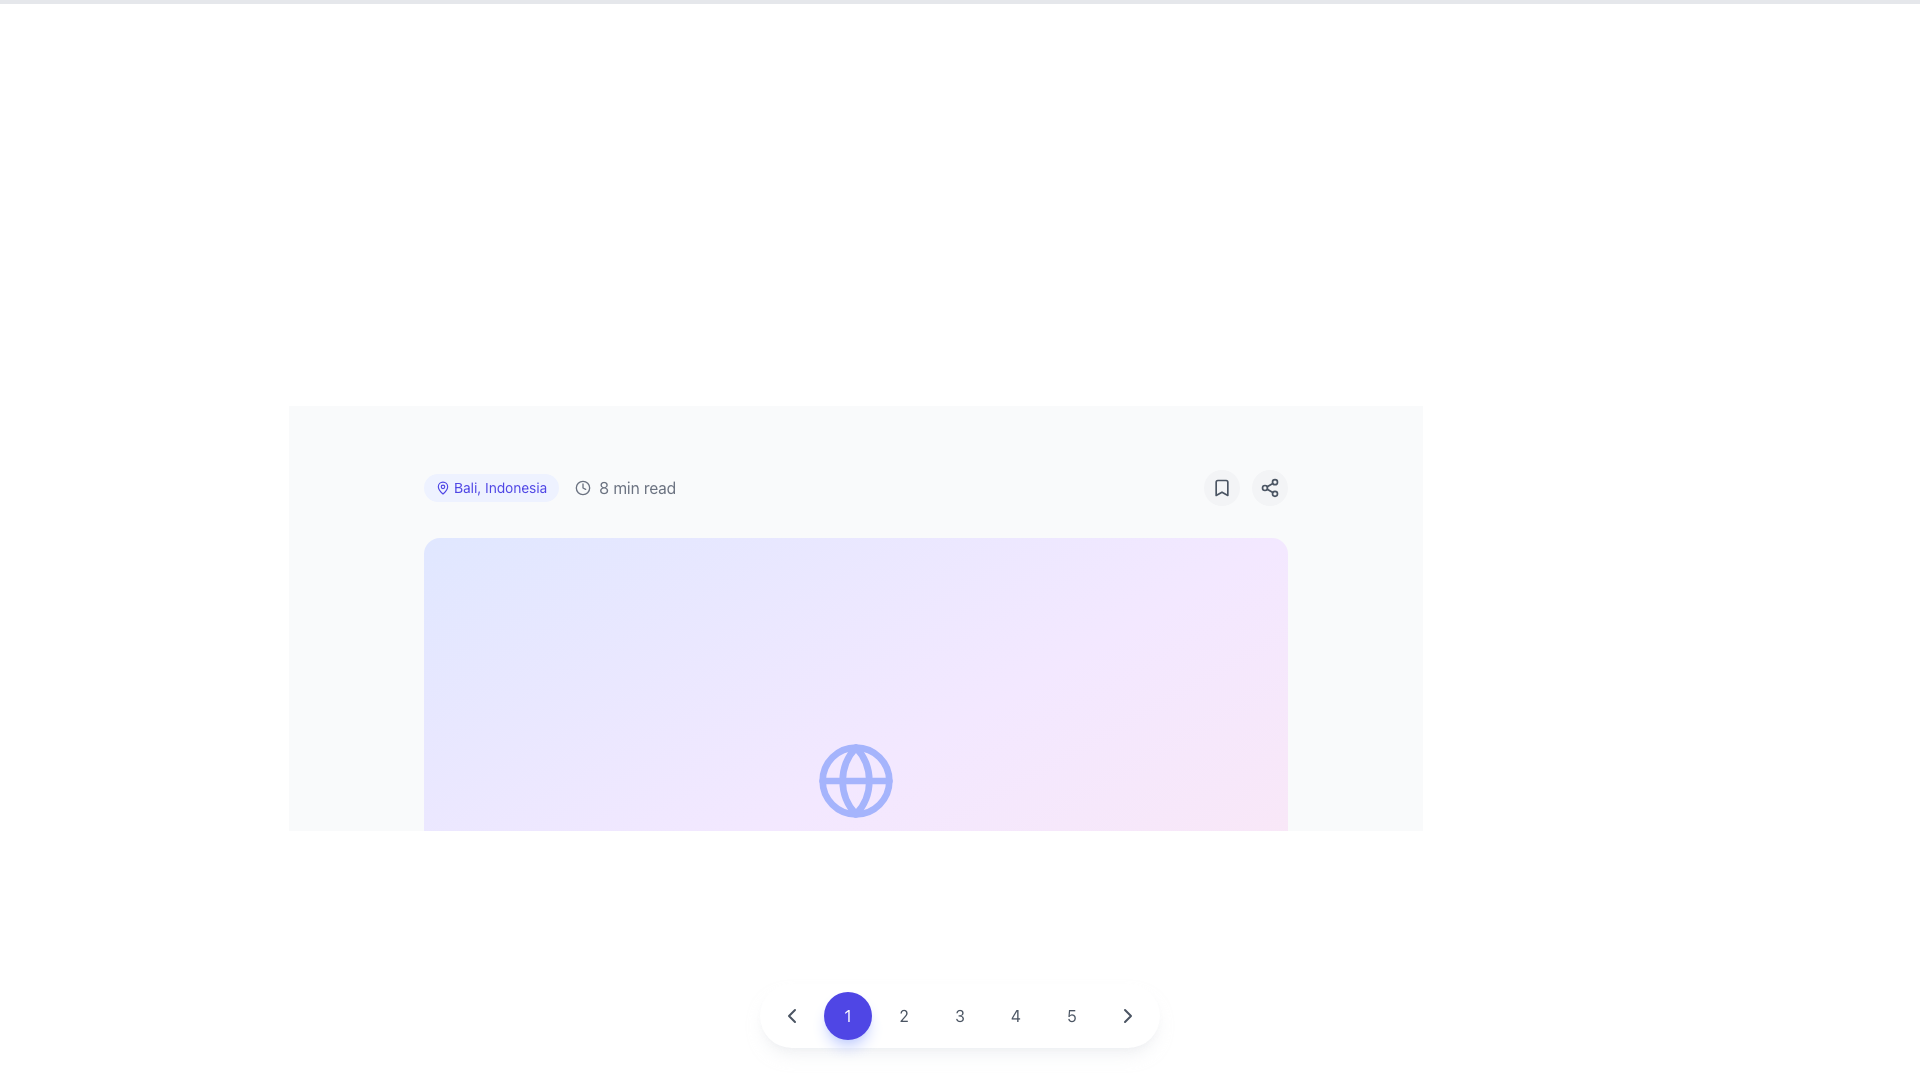 This screenshot has width=1920, height=1080. I want to click on the center circle of the globe icon, which is represented by the SVG circle element at the specified coordinates, so click(855, 779).